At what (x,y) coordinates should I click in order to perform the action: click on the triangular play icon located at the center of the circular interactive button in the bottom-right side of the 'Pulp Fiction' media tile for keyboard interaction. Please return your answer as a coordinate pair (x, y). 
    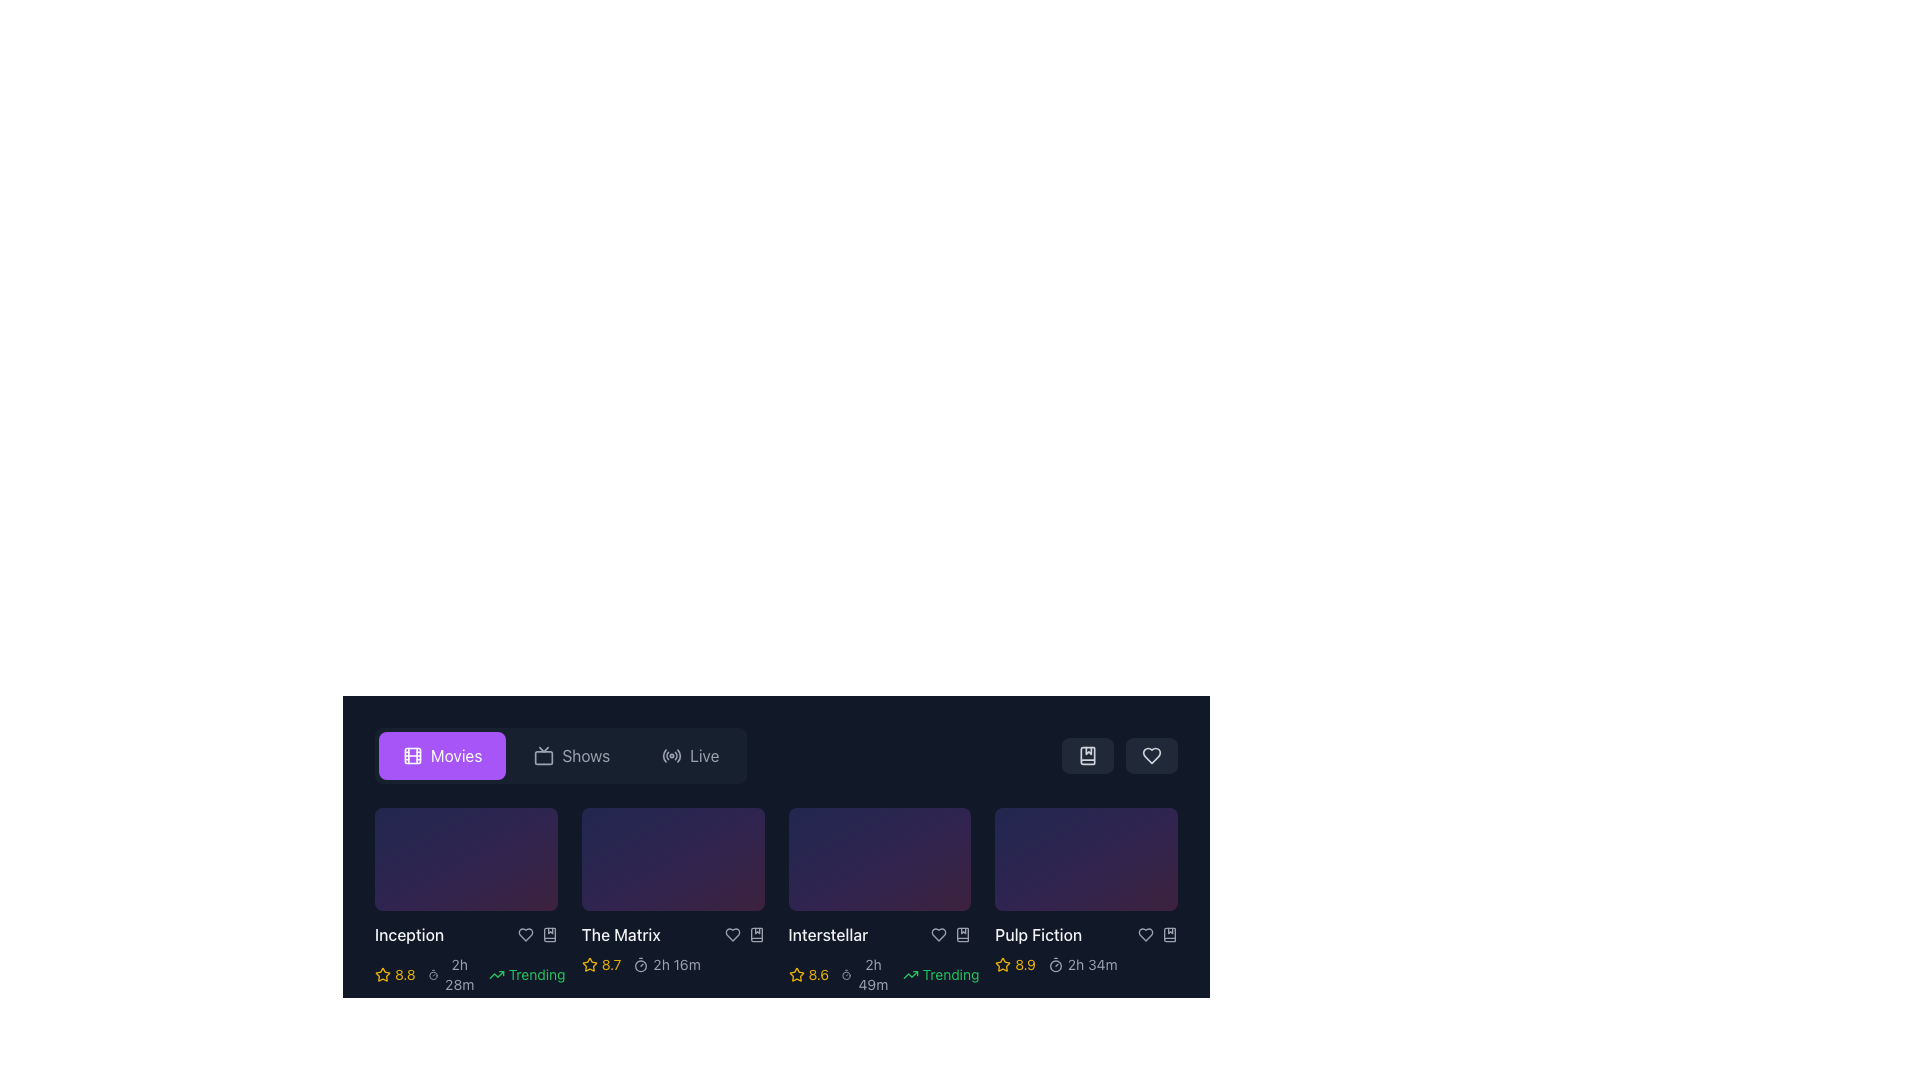
    Looking at the image, I should click on (1085, 901).